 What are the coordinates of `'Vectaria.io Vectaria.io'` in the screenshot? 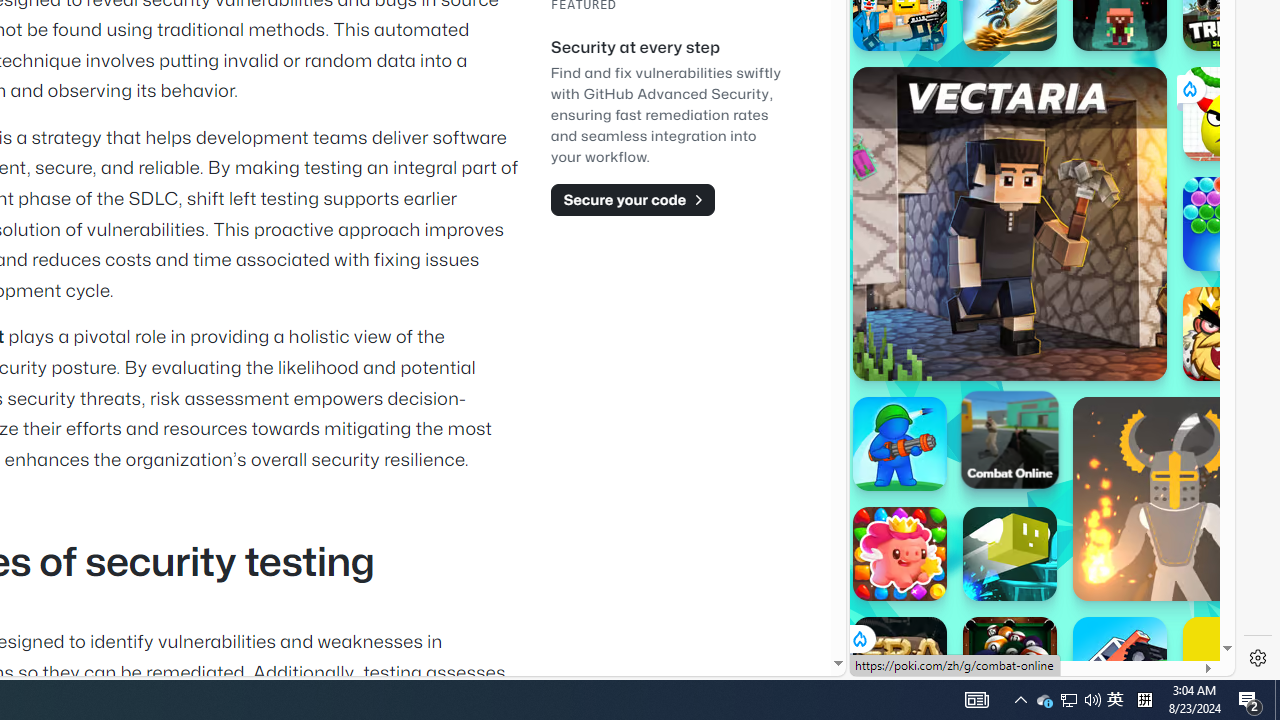 It's located at (1009, 223).